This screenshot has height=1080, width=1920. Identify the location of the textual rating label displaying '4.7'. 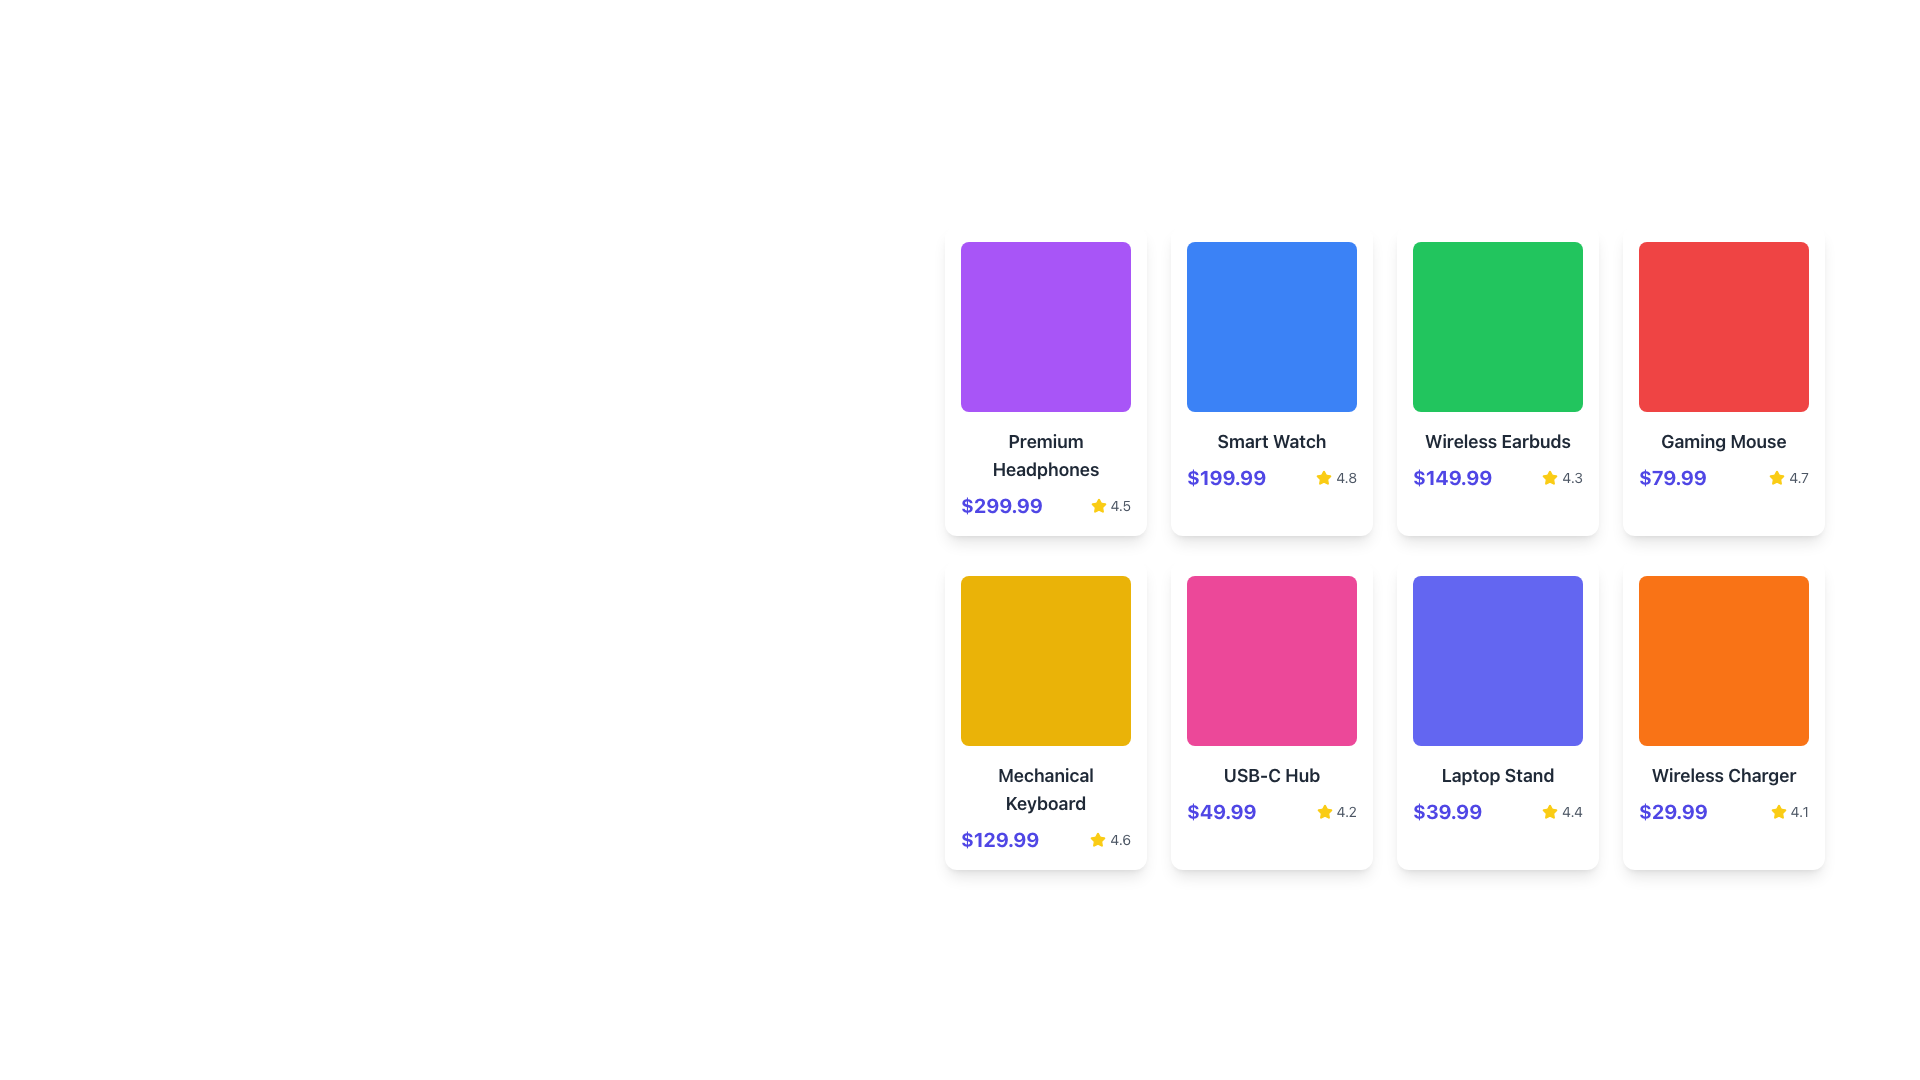
(1789, 478).